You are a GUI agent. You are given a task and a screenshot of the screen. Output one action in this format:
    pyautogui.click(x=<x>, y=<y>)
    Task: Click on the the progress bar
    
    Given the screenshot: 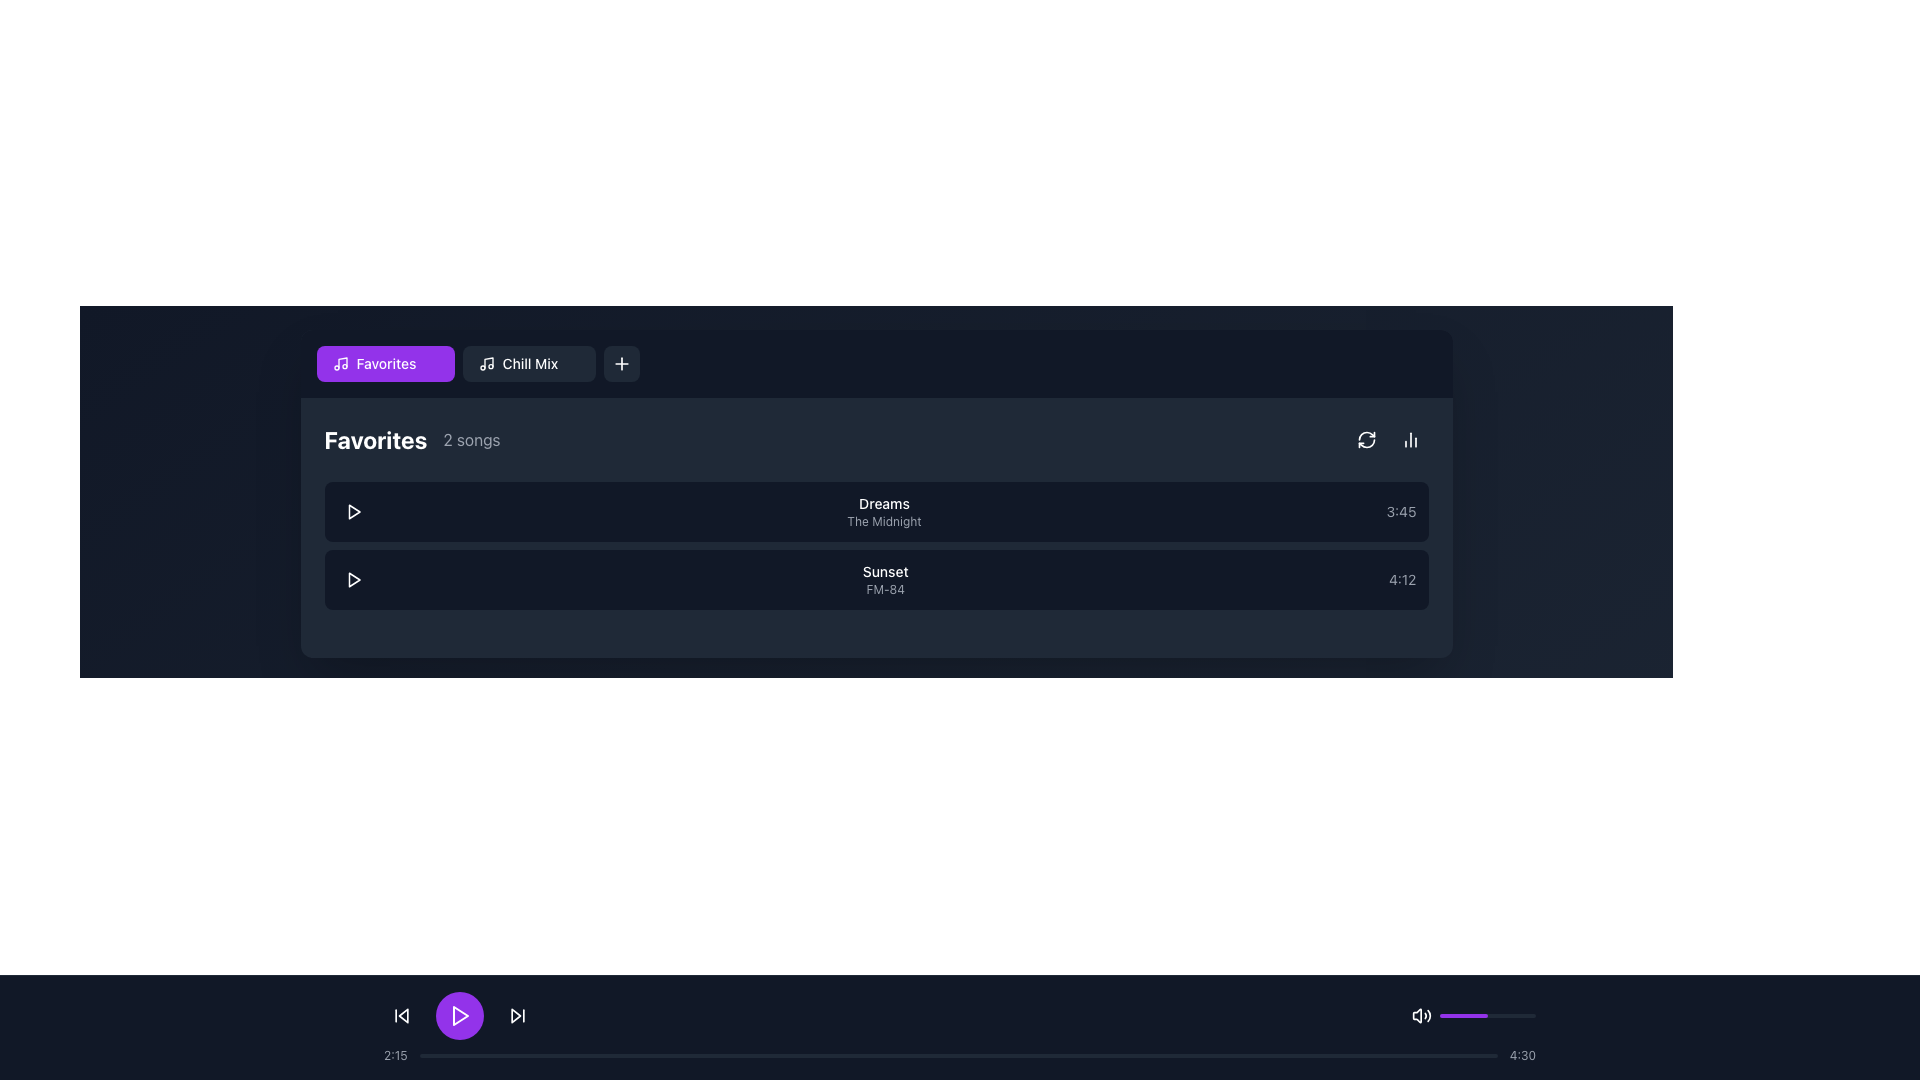 What is the action you would take?
    pyautogui.click(x=549, y=1055)
    